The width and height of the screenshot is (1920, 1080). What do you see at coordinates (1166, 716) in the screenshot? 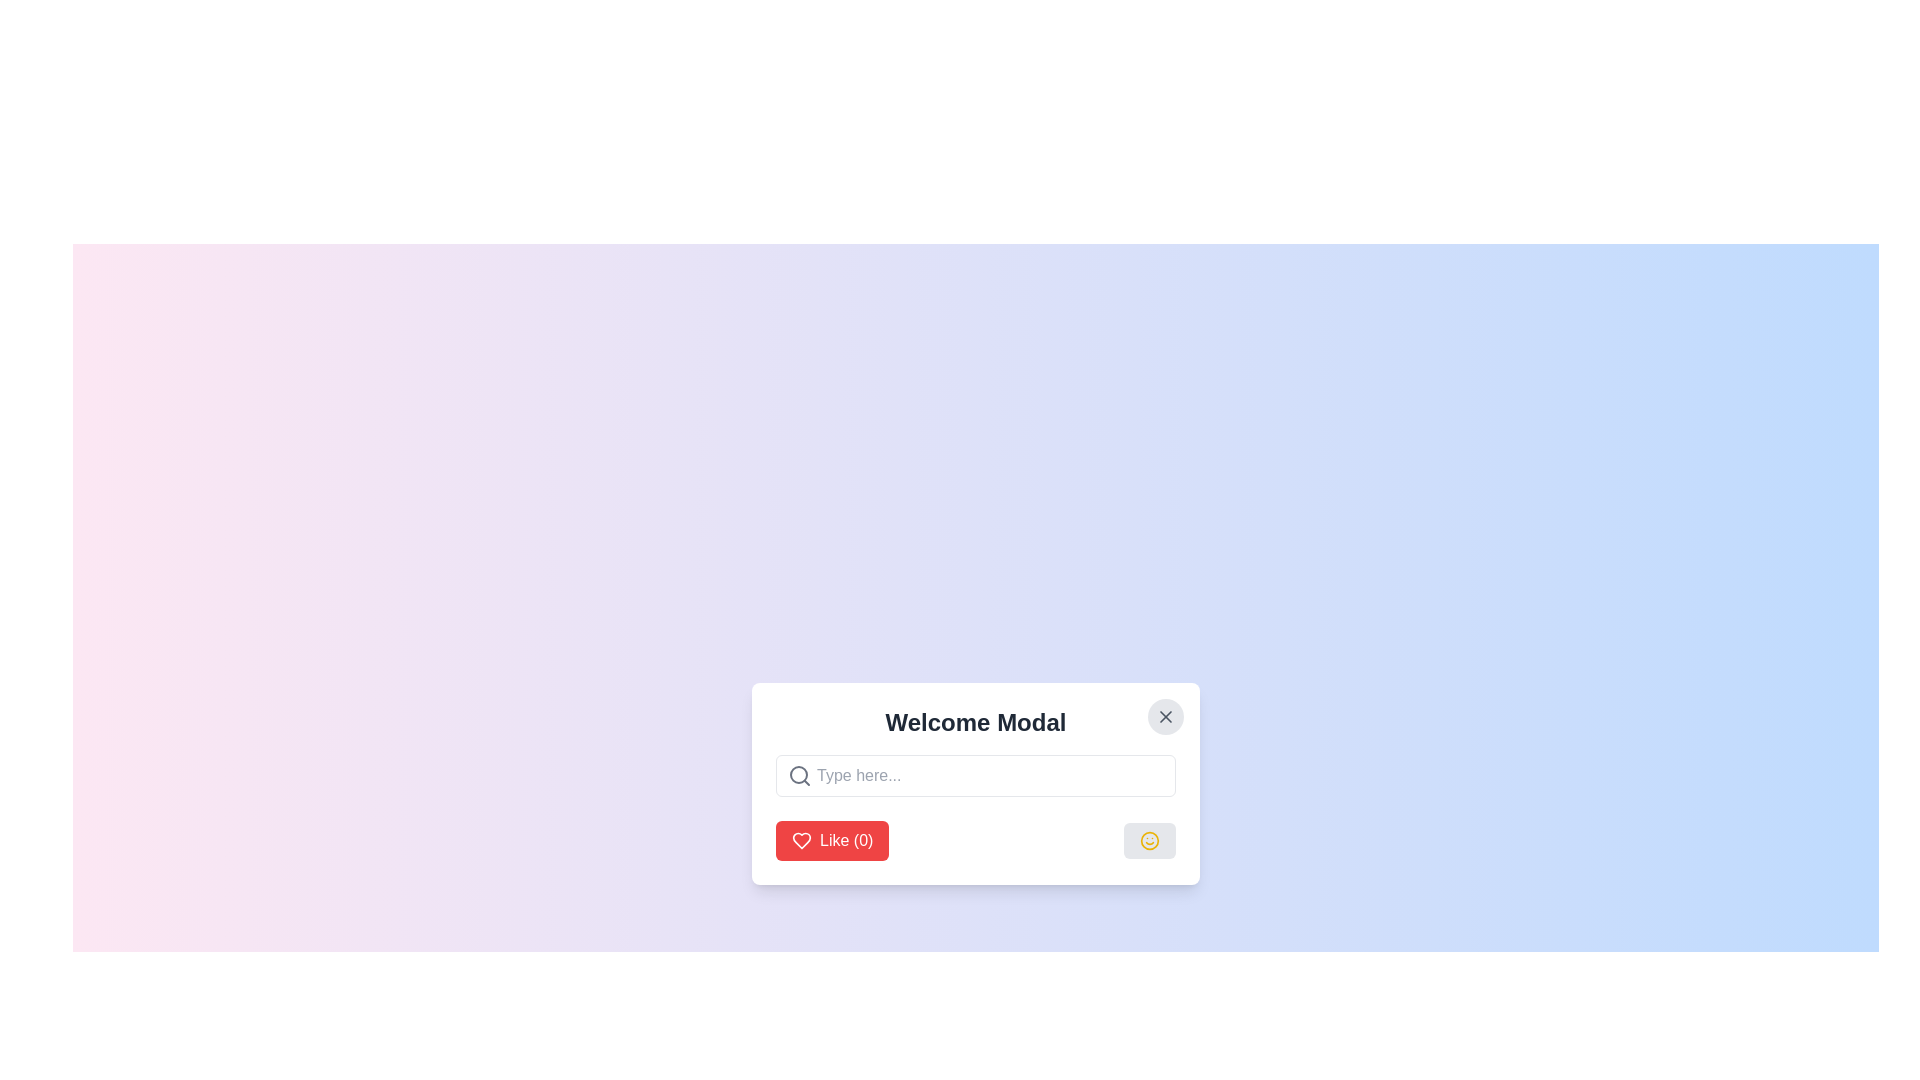
I see `the 'X' shape icon in the top-right corner of the modal dialog` at bounding box center [1166, 716].